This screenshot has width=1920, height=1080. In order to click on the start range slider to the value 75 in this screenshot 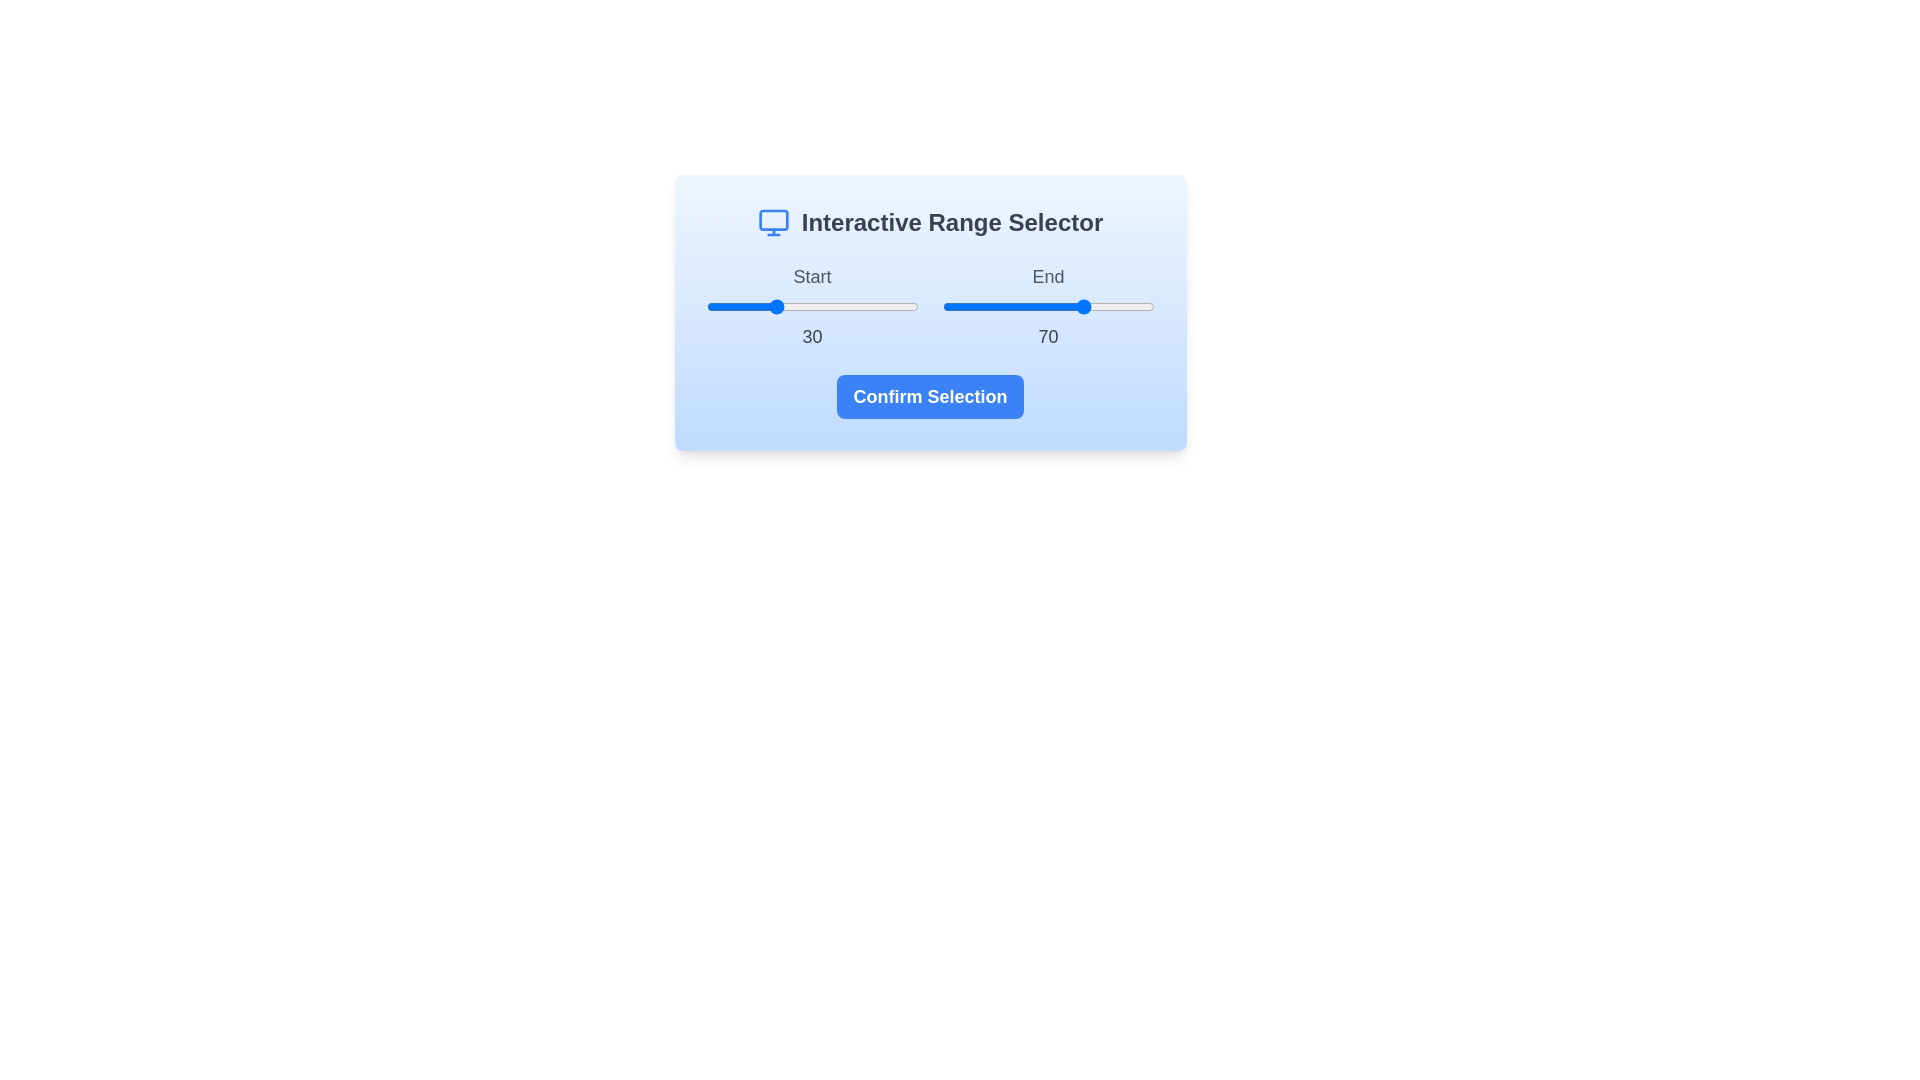, I will do `click(865, 307)`.